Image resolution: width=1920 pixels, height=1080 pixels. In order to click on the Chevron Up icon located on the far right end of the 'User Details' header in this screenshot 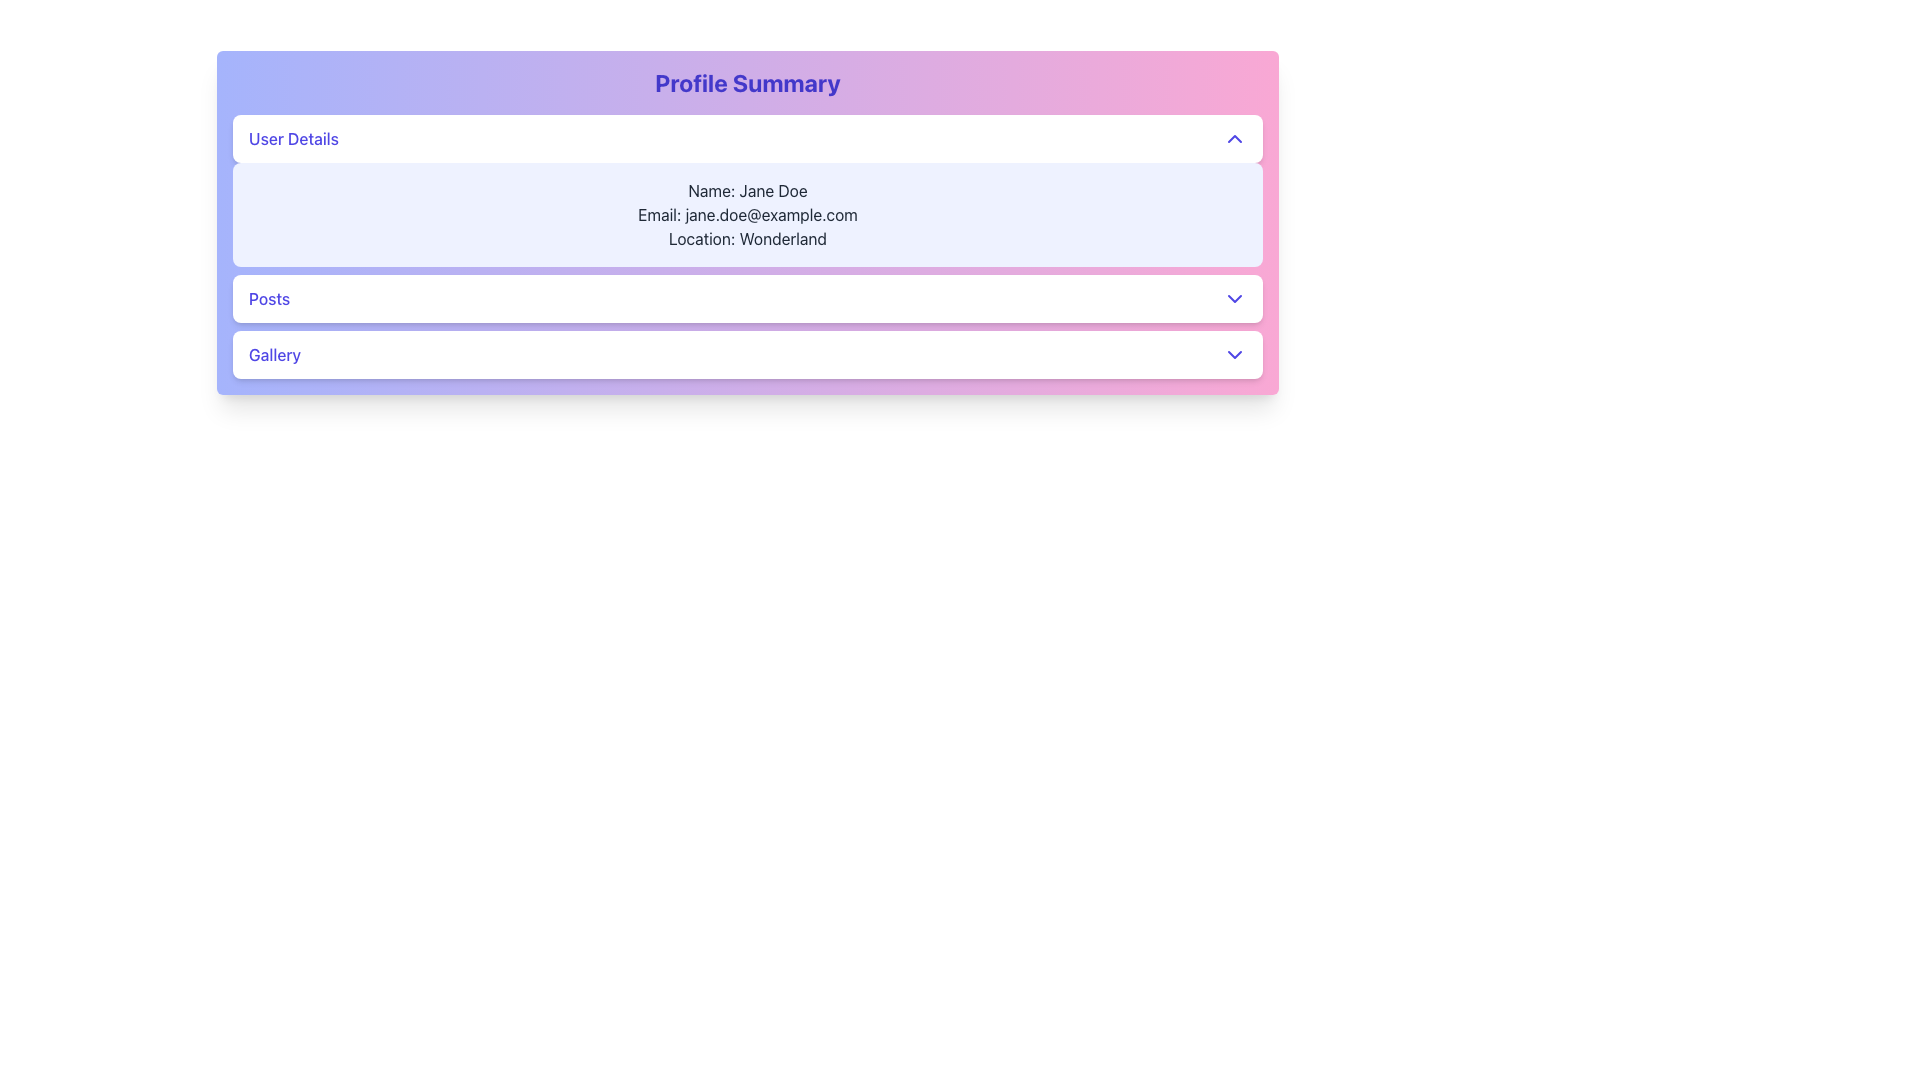, I will do `click(1233, 137)`.